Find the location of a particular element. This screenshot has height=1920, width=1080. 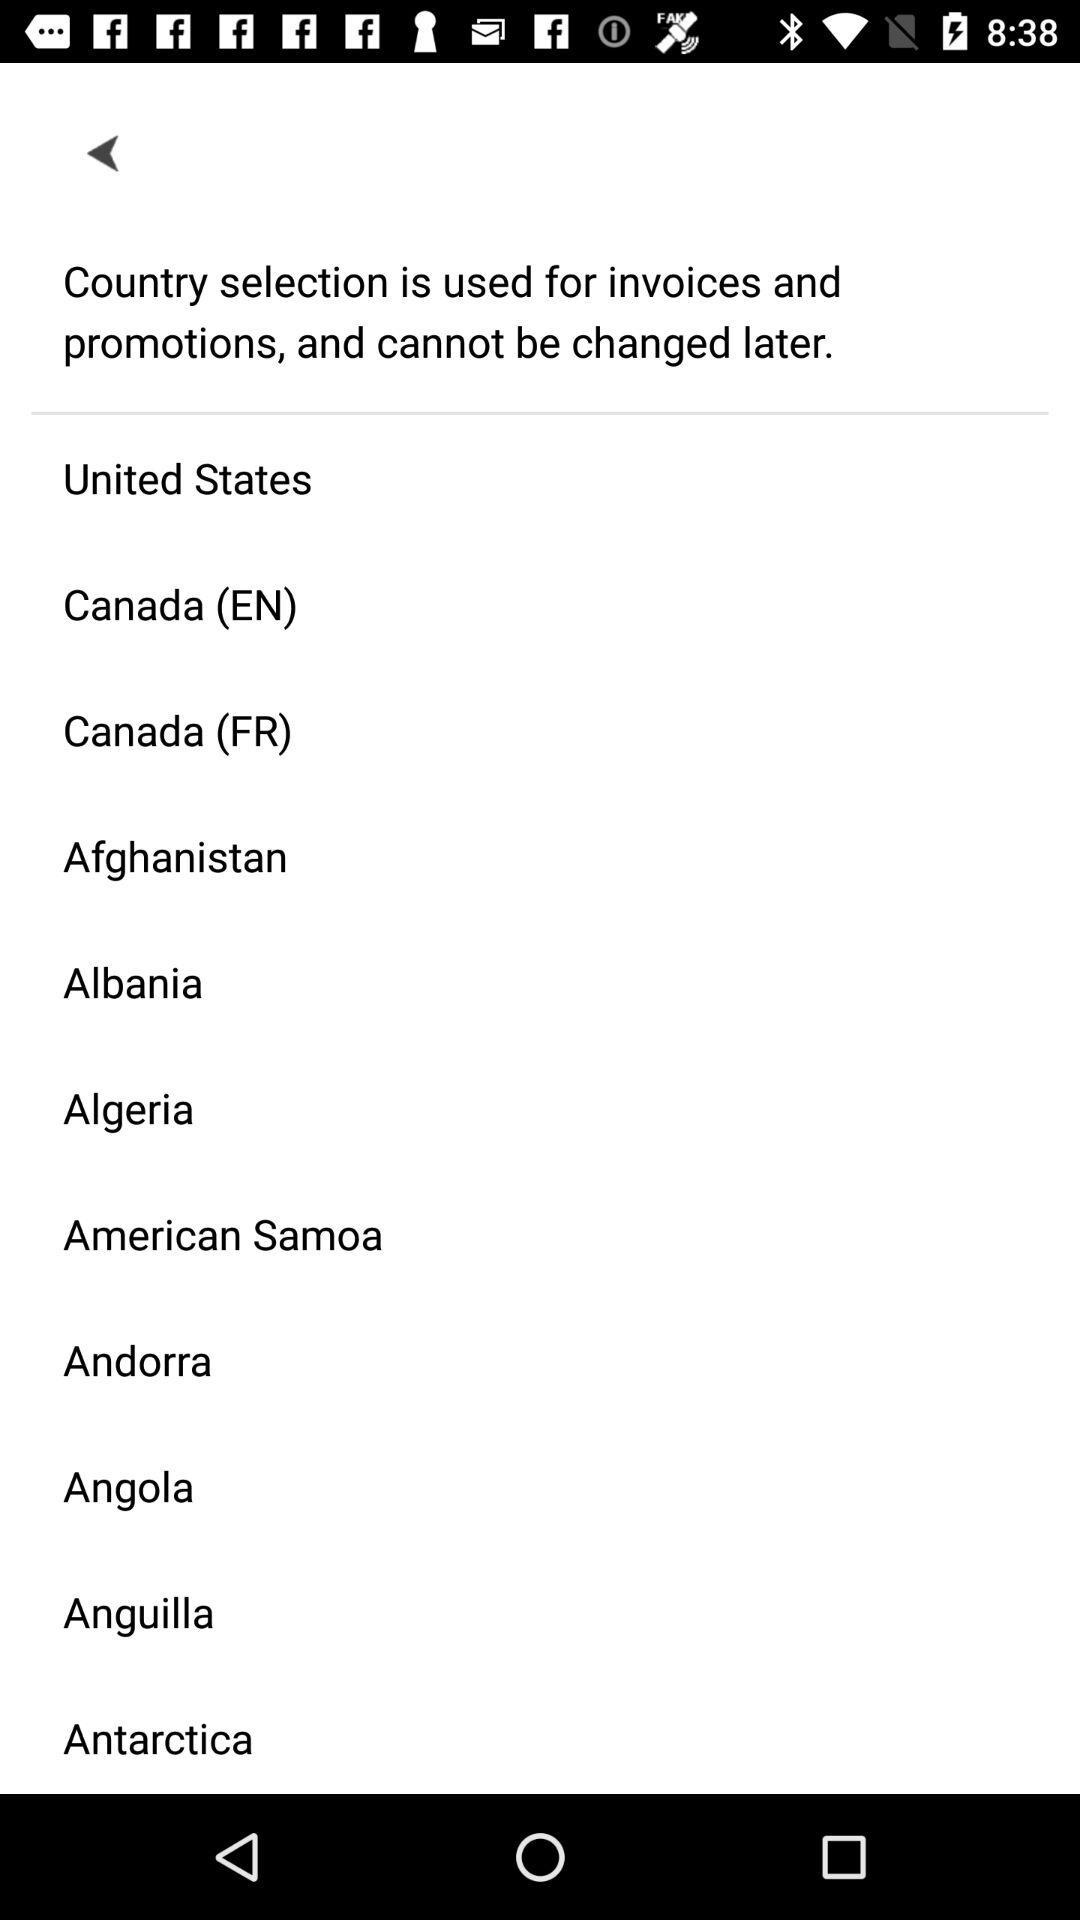

icon below canada (en) item is located at coordinates (523, 728).